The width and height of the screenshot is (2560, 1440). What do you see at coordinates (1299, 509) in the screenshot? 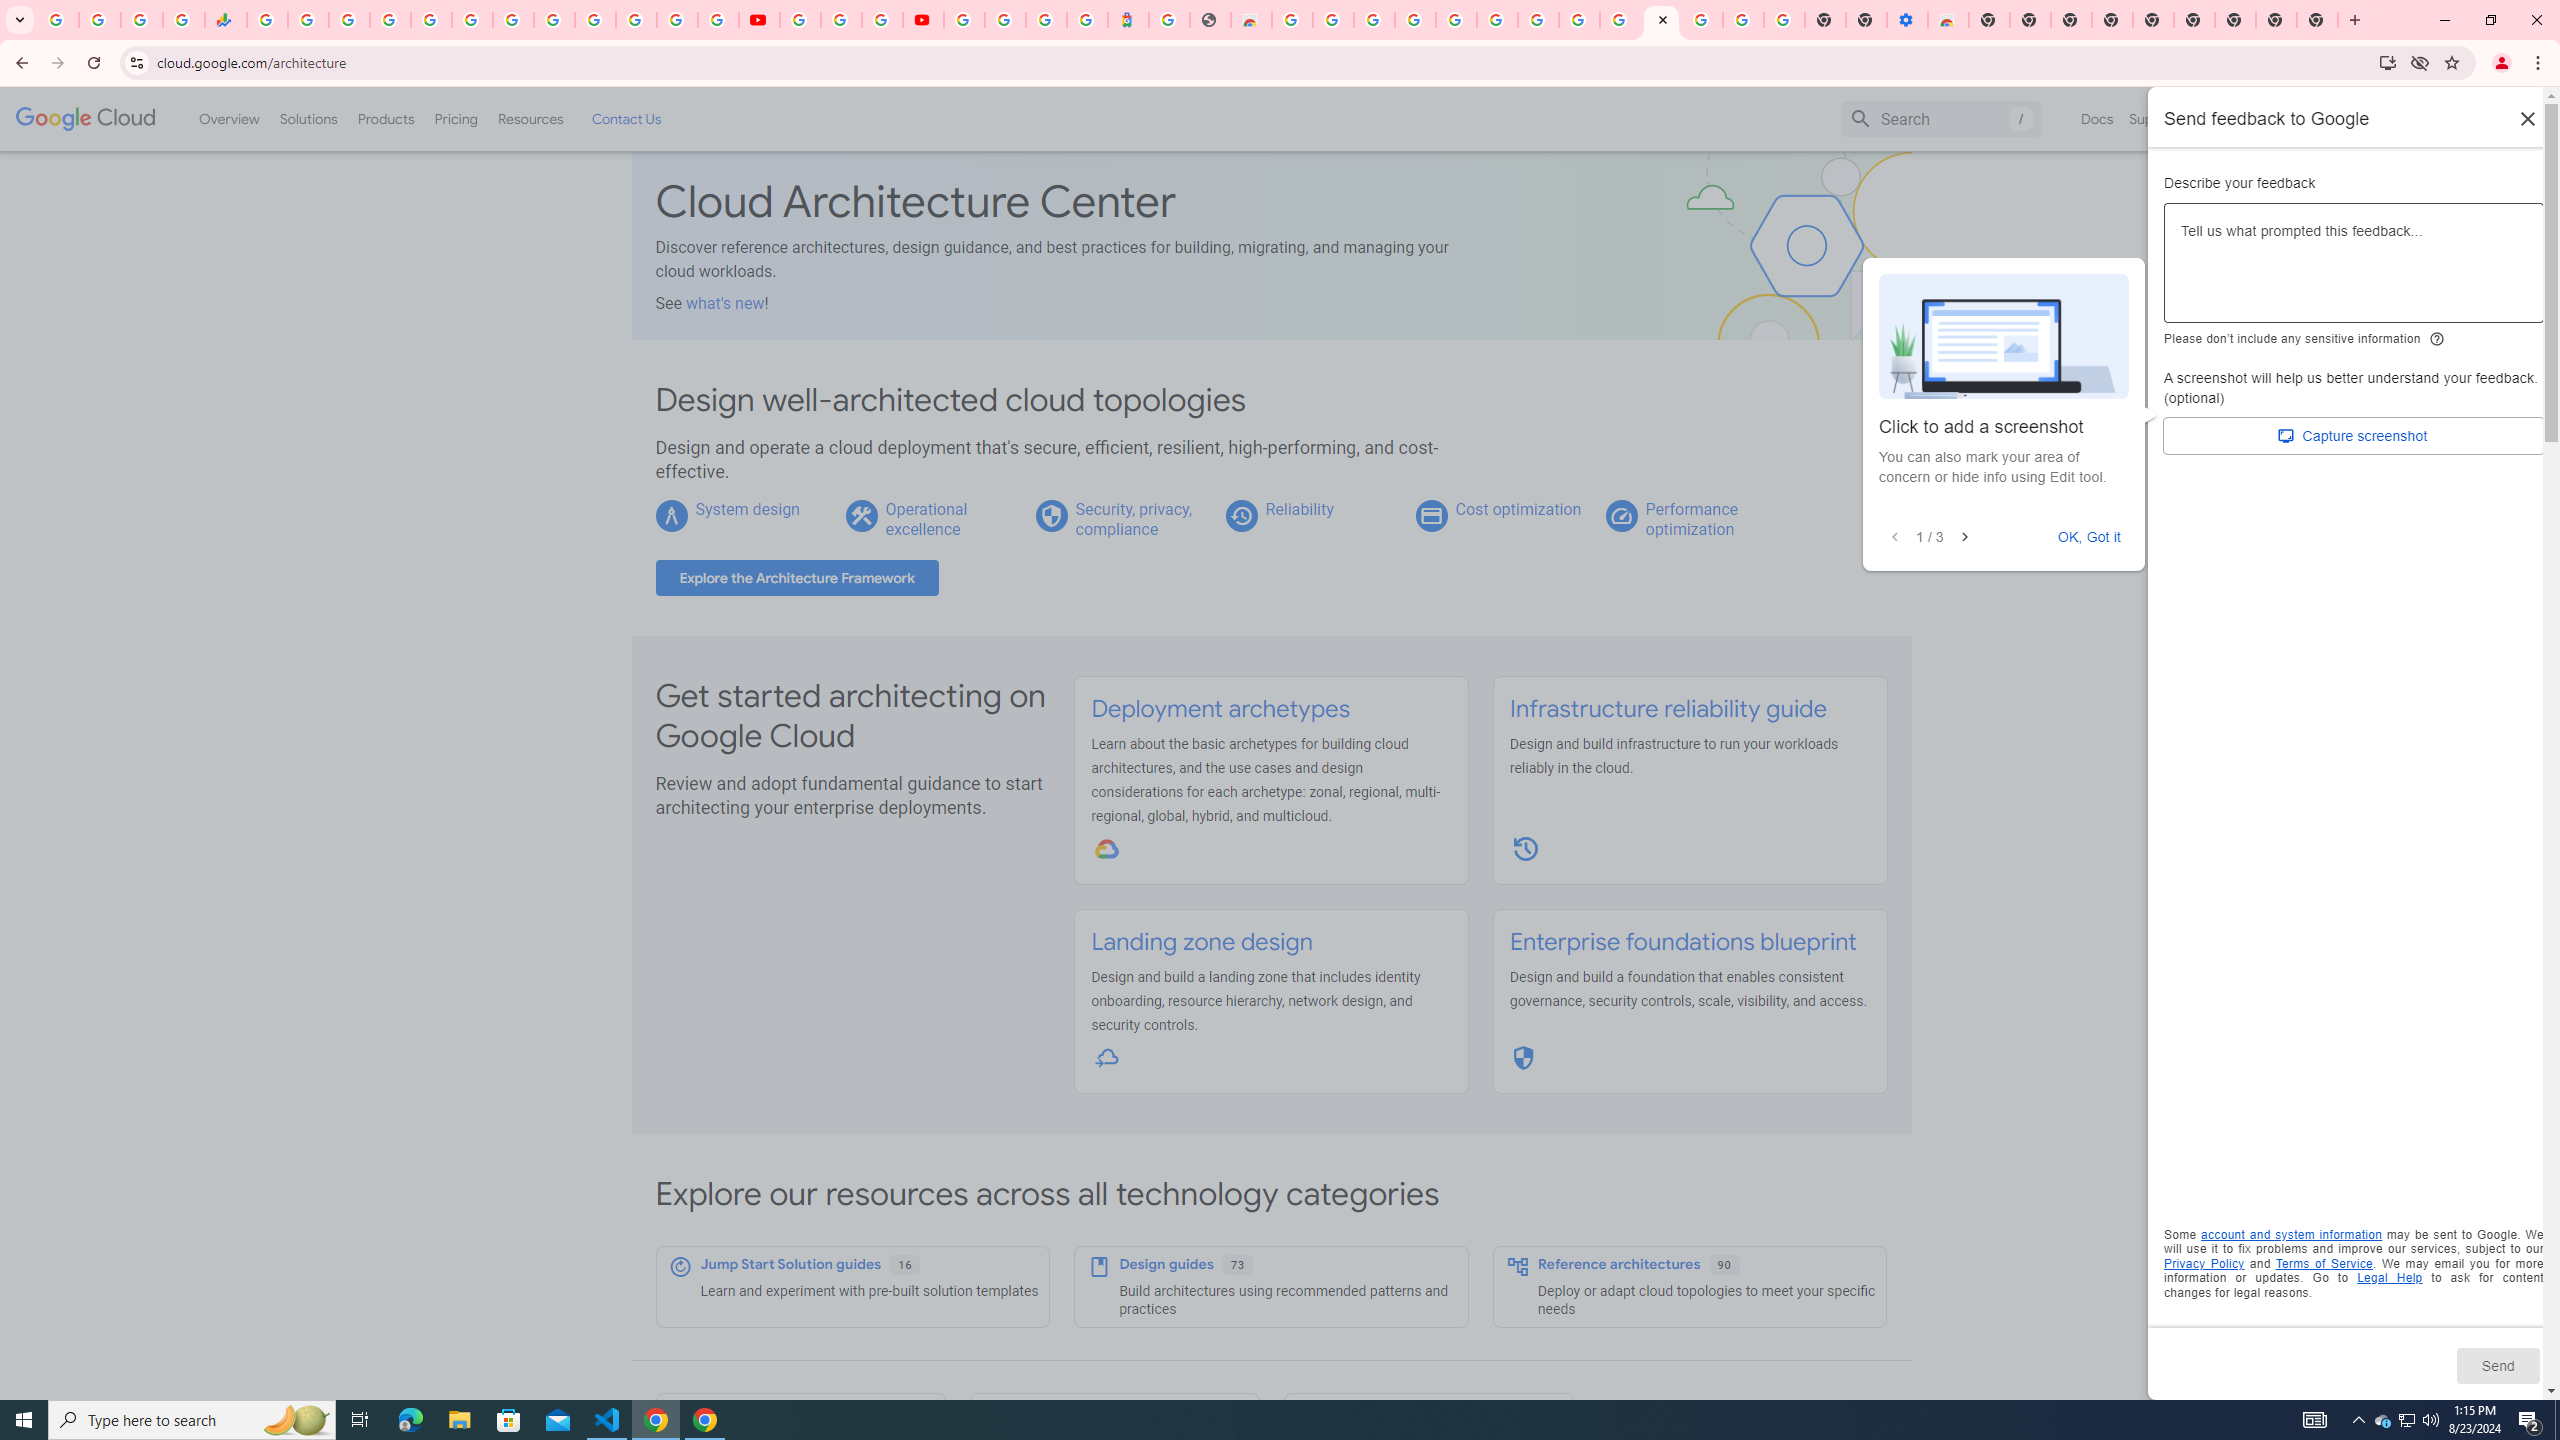
I see `'Reliability'` at bounding box center [1299, 509].